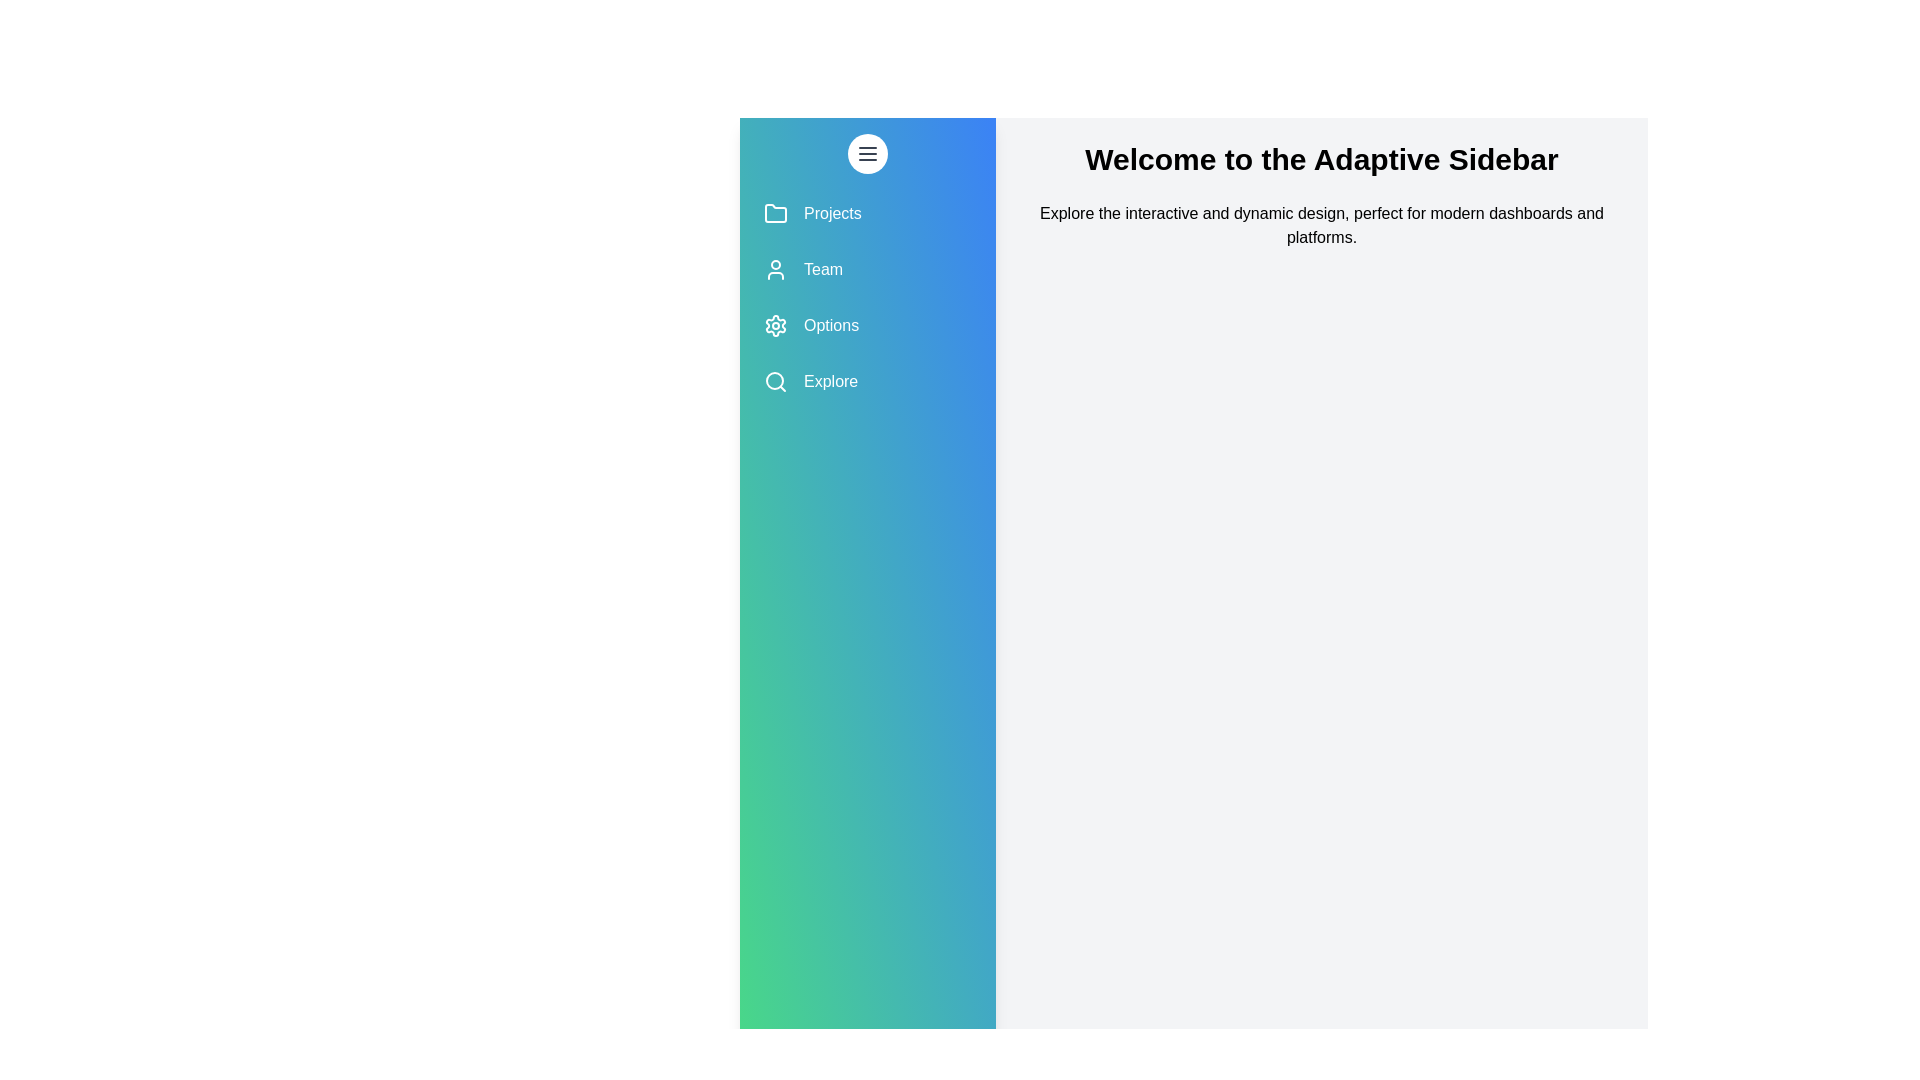 The width and height of the screenshot is (1920, 1080). I want to click on the menu item labeled Options to navigate to its section, so click(868, 325).